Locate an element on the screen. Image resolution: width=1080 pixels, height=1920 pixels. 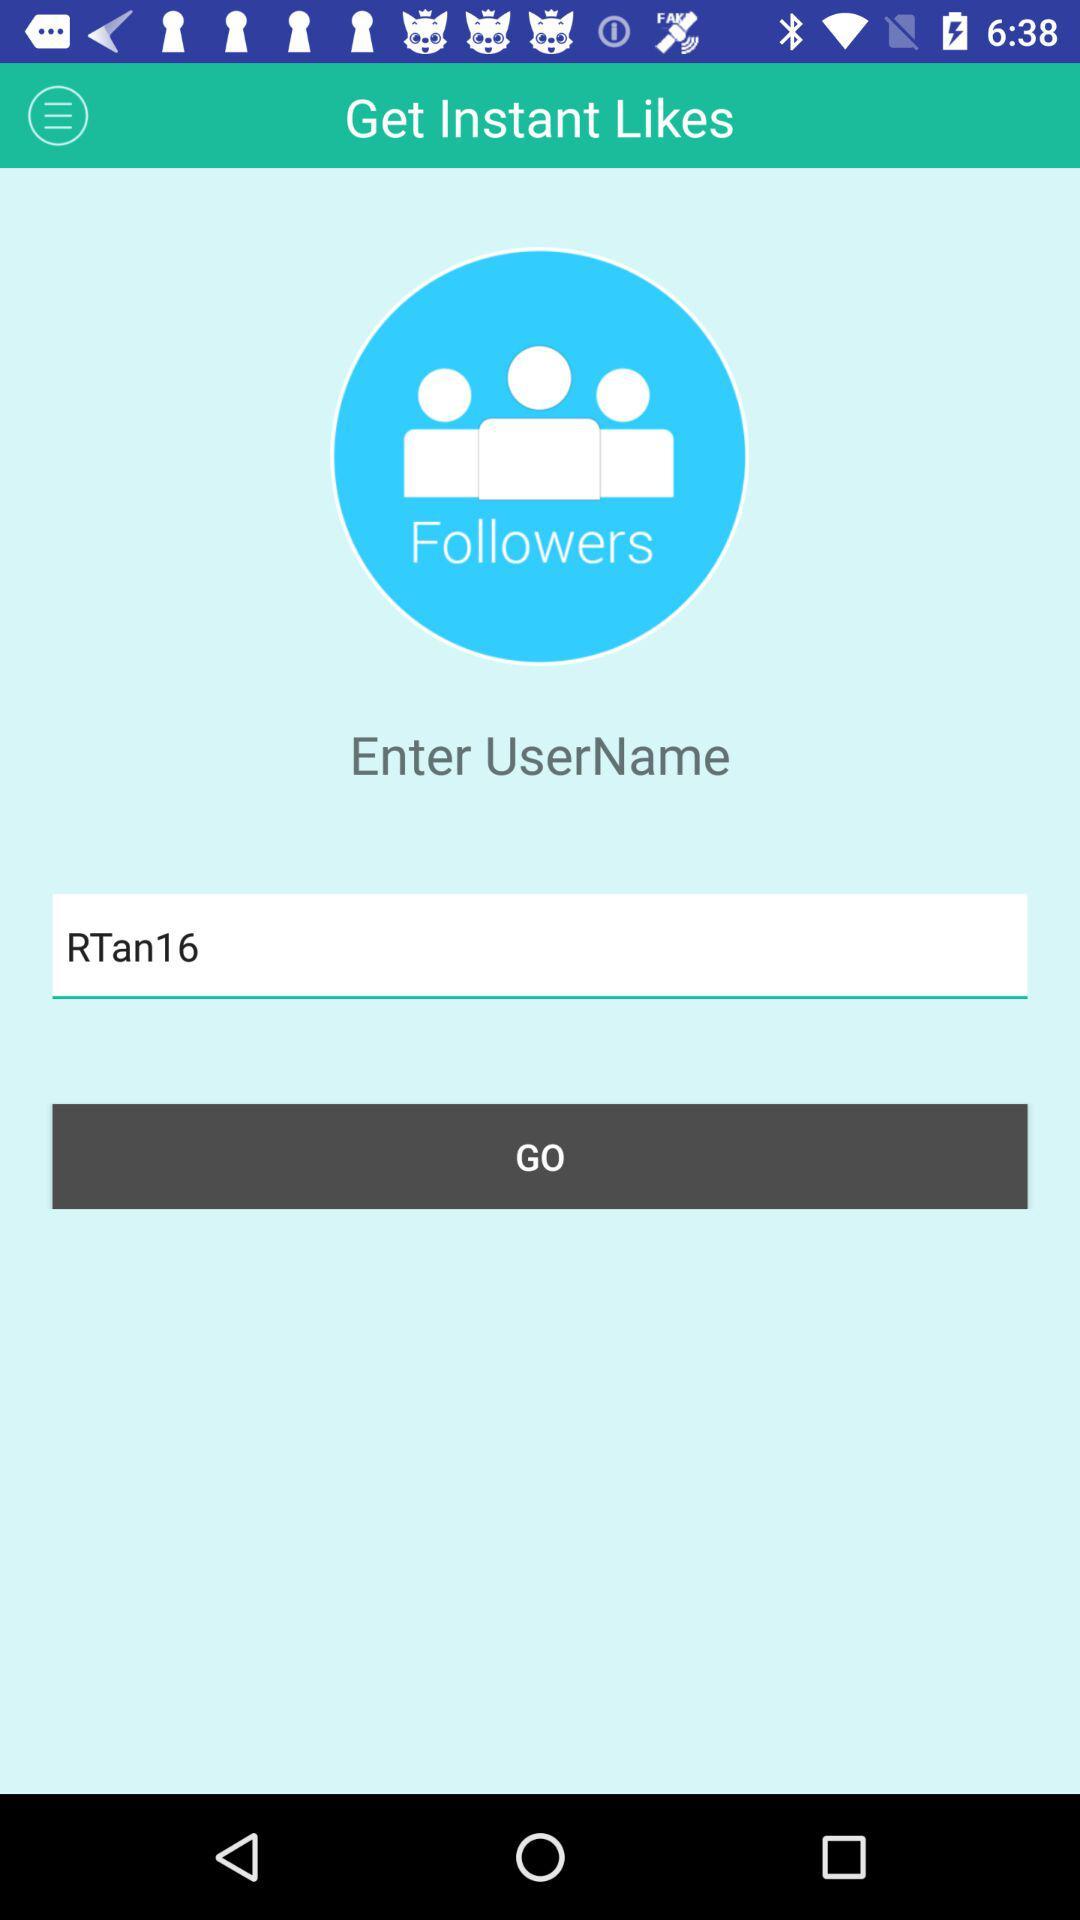
the item next to get instant likes item is located at coordinates (57, 114).